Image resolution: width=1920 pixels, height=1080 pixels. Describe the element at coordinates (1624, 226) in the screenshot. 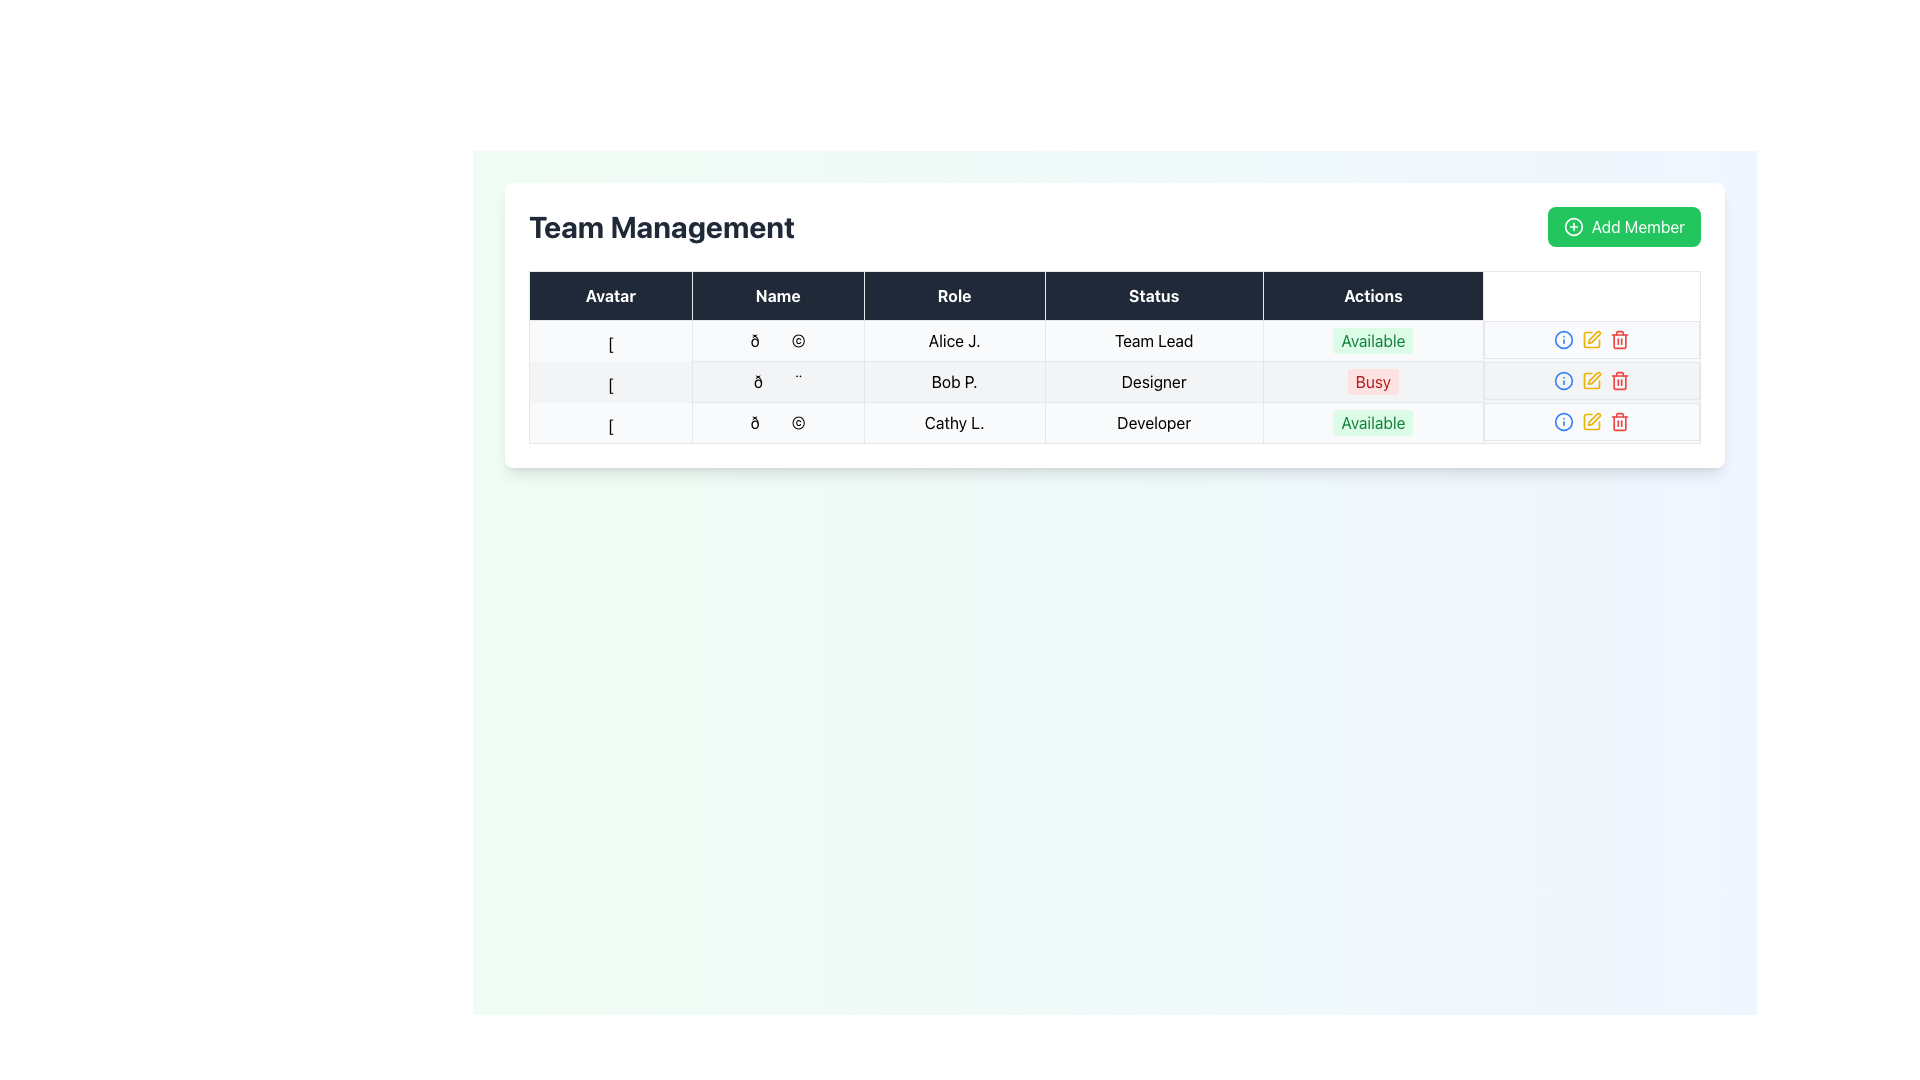

I see `the button located in the top-right corner of the interface, to the right of the 'Team Management' title, which triggers hover effects` at that location.